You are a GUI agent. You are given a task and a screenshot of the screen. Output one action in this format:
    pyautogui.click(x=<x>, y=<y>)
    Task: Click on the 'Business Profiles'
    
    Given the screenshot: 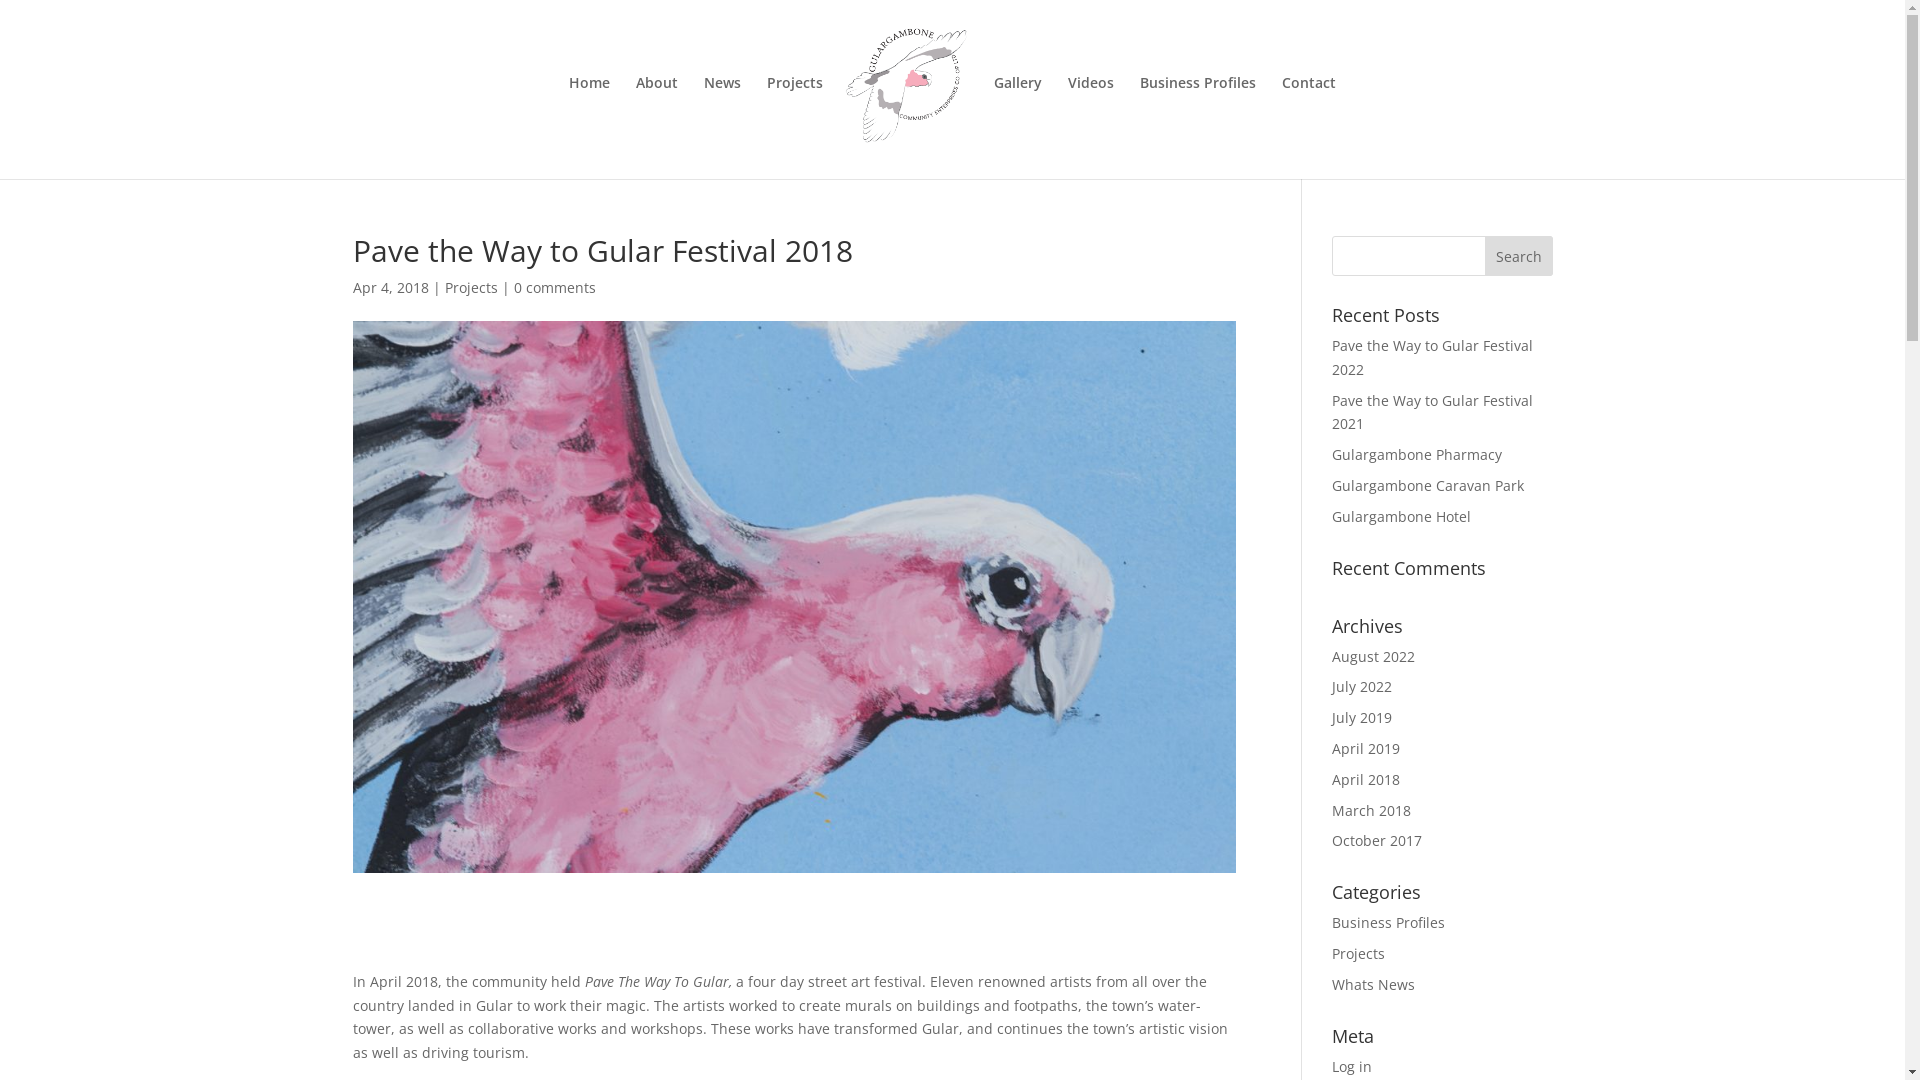 What is the action you would take?
    pyautogui.click(x=1387, y=922)
    